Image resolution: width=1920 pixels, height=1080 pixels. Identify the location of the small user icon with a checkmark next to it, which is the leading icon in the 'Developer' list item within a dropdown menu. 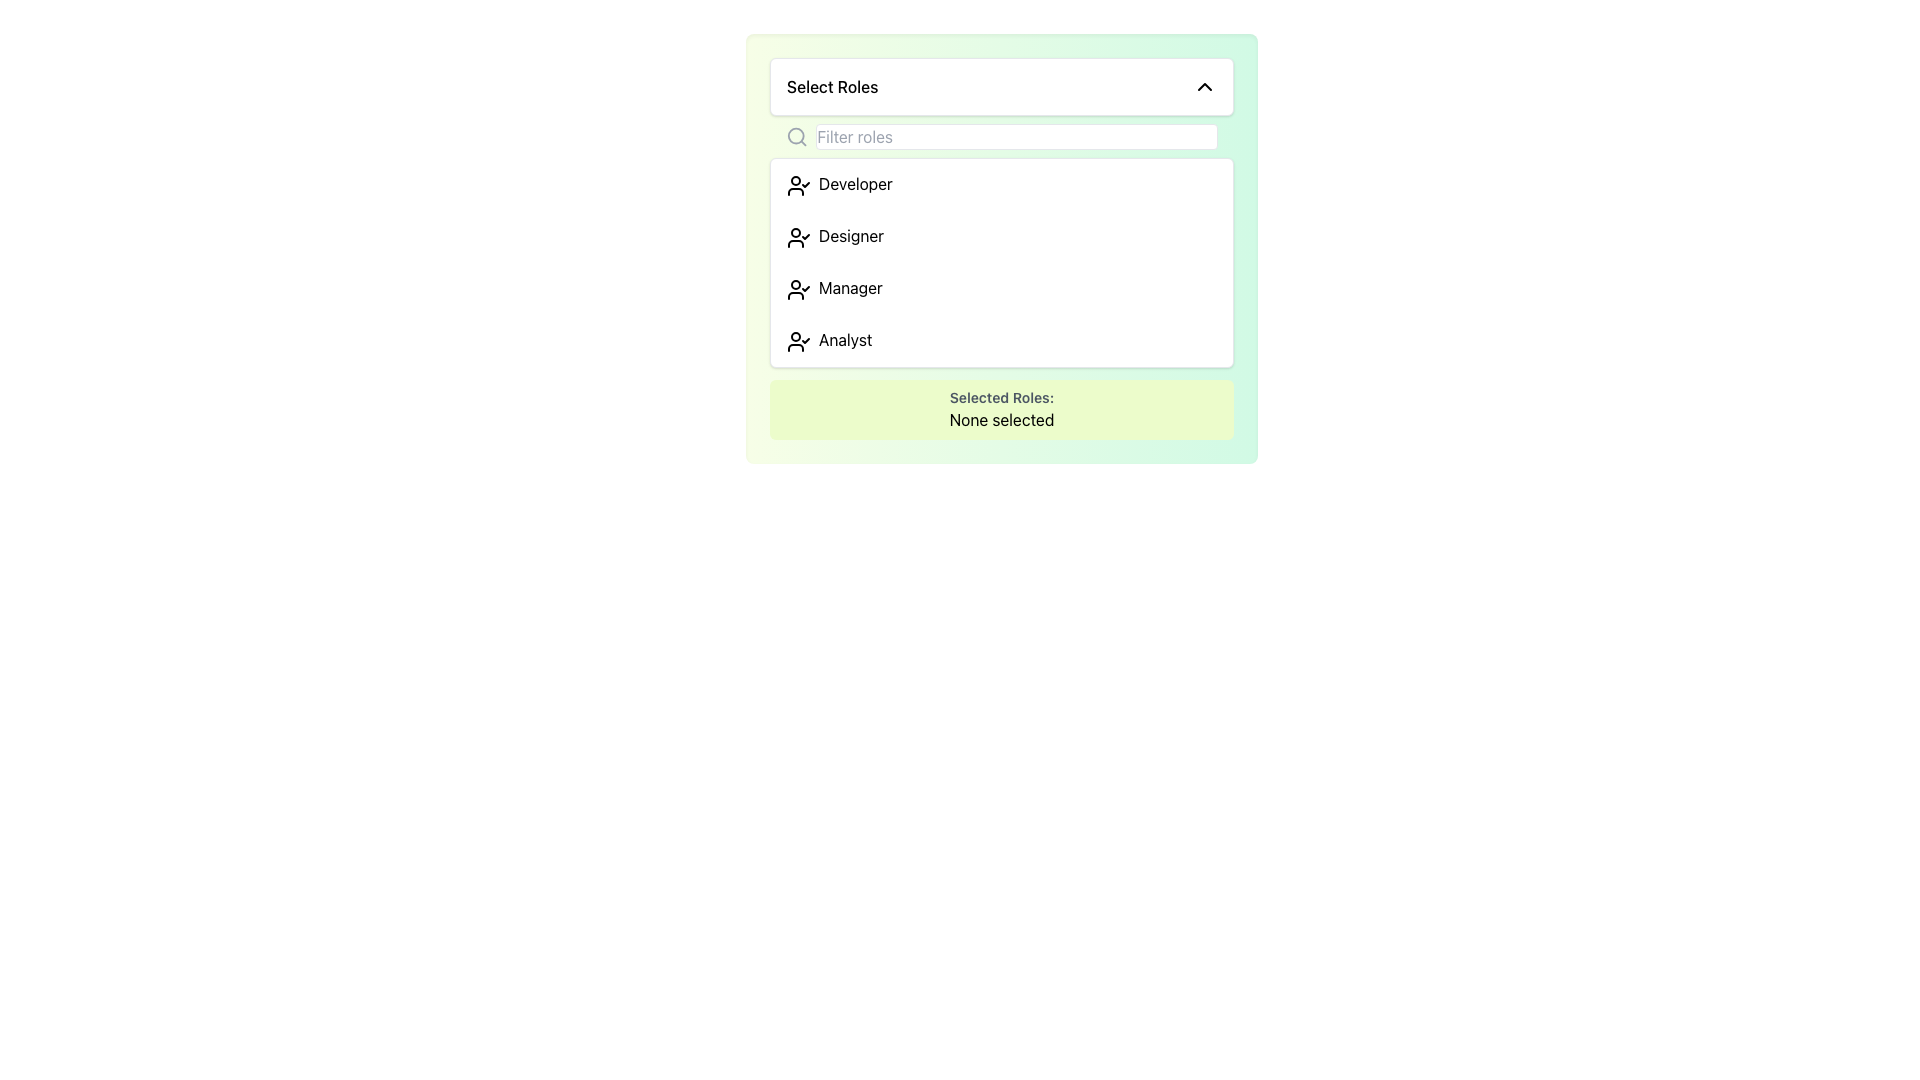
(797, 185).